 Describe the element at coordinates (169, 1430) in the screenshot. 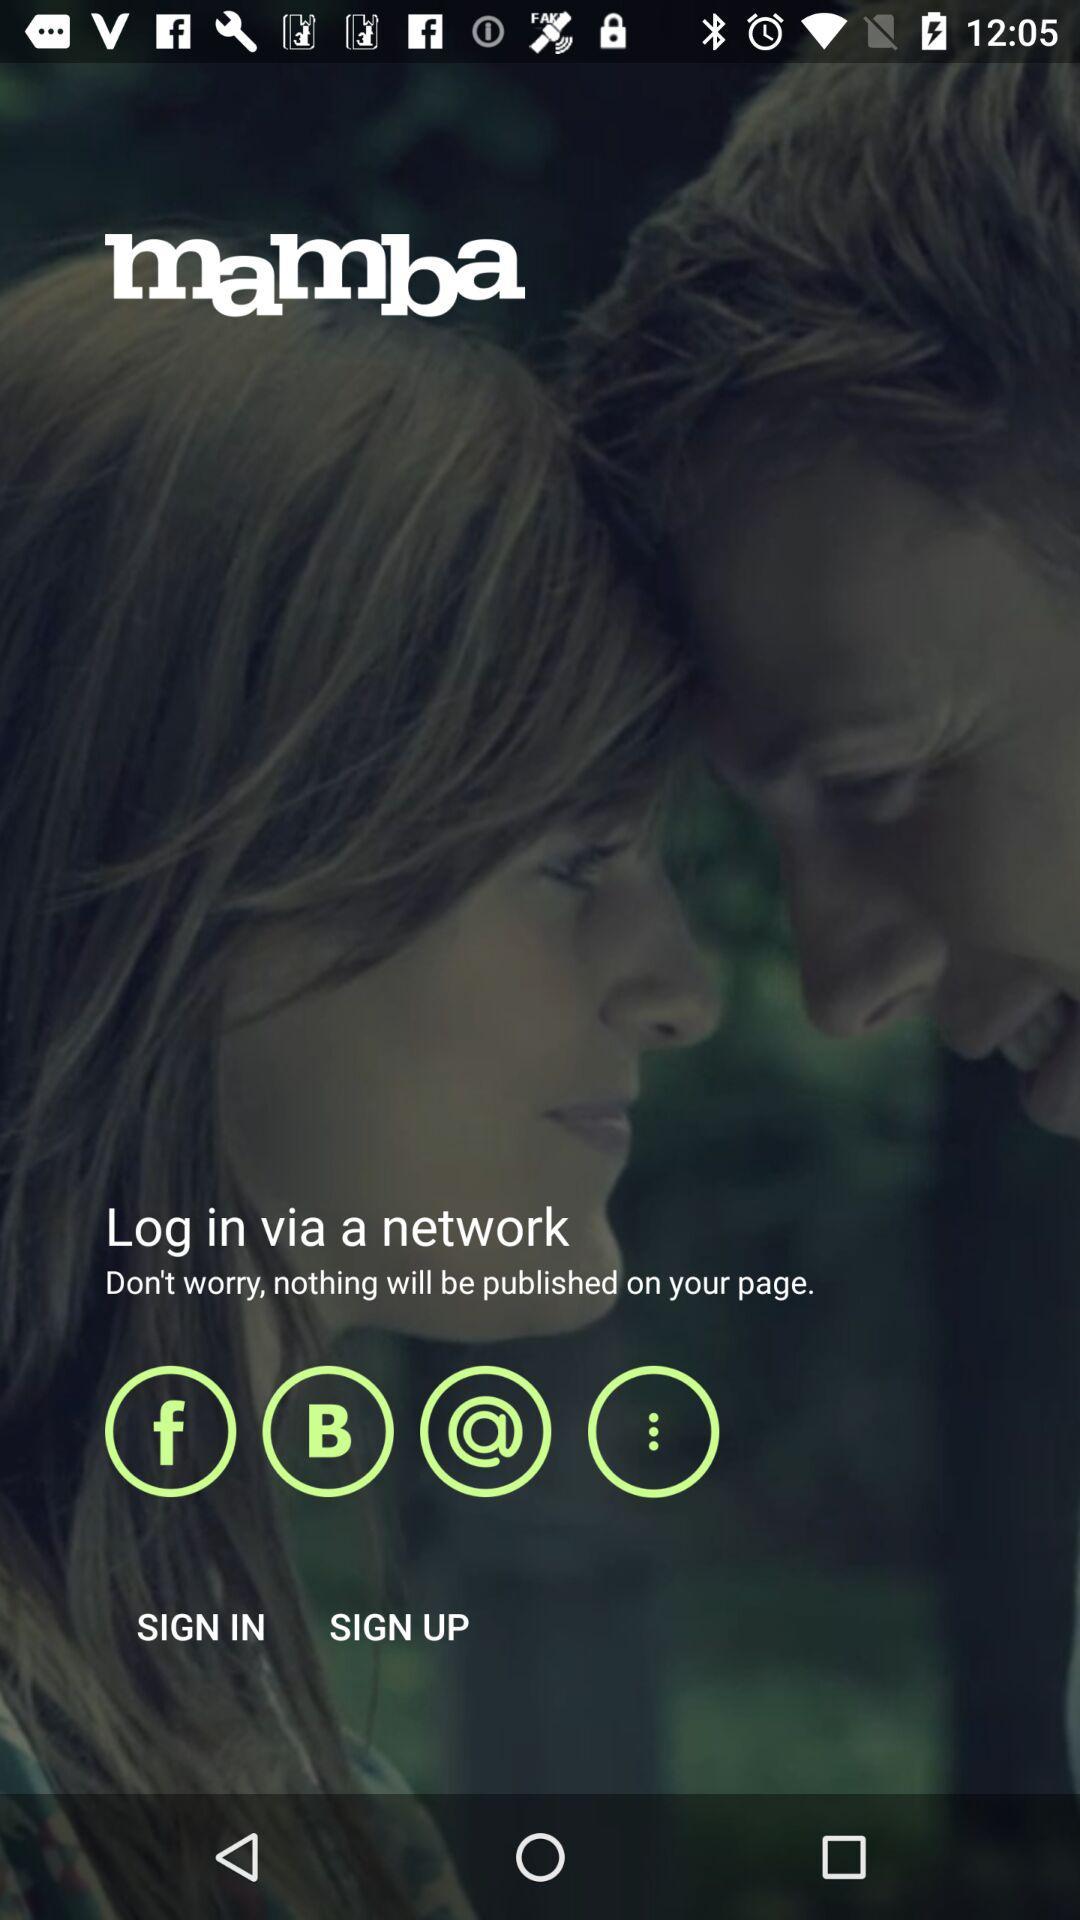

I see `login using facebook` at that location.